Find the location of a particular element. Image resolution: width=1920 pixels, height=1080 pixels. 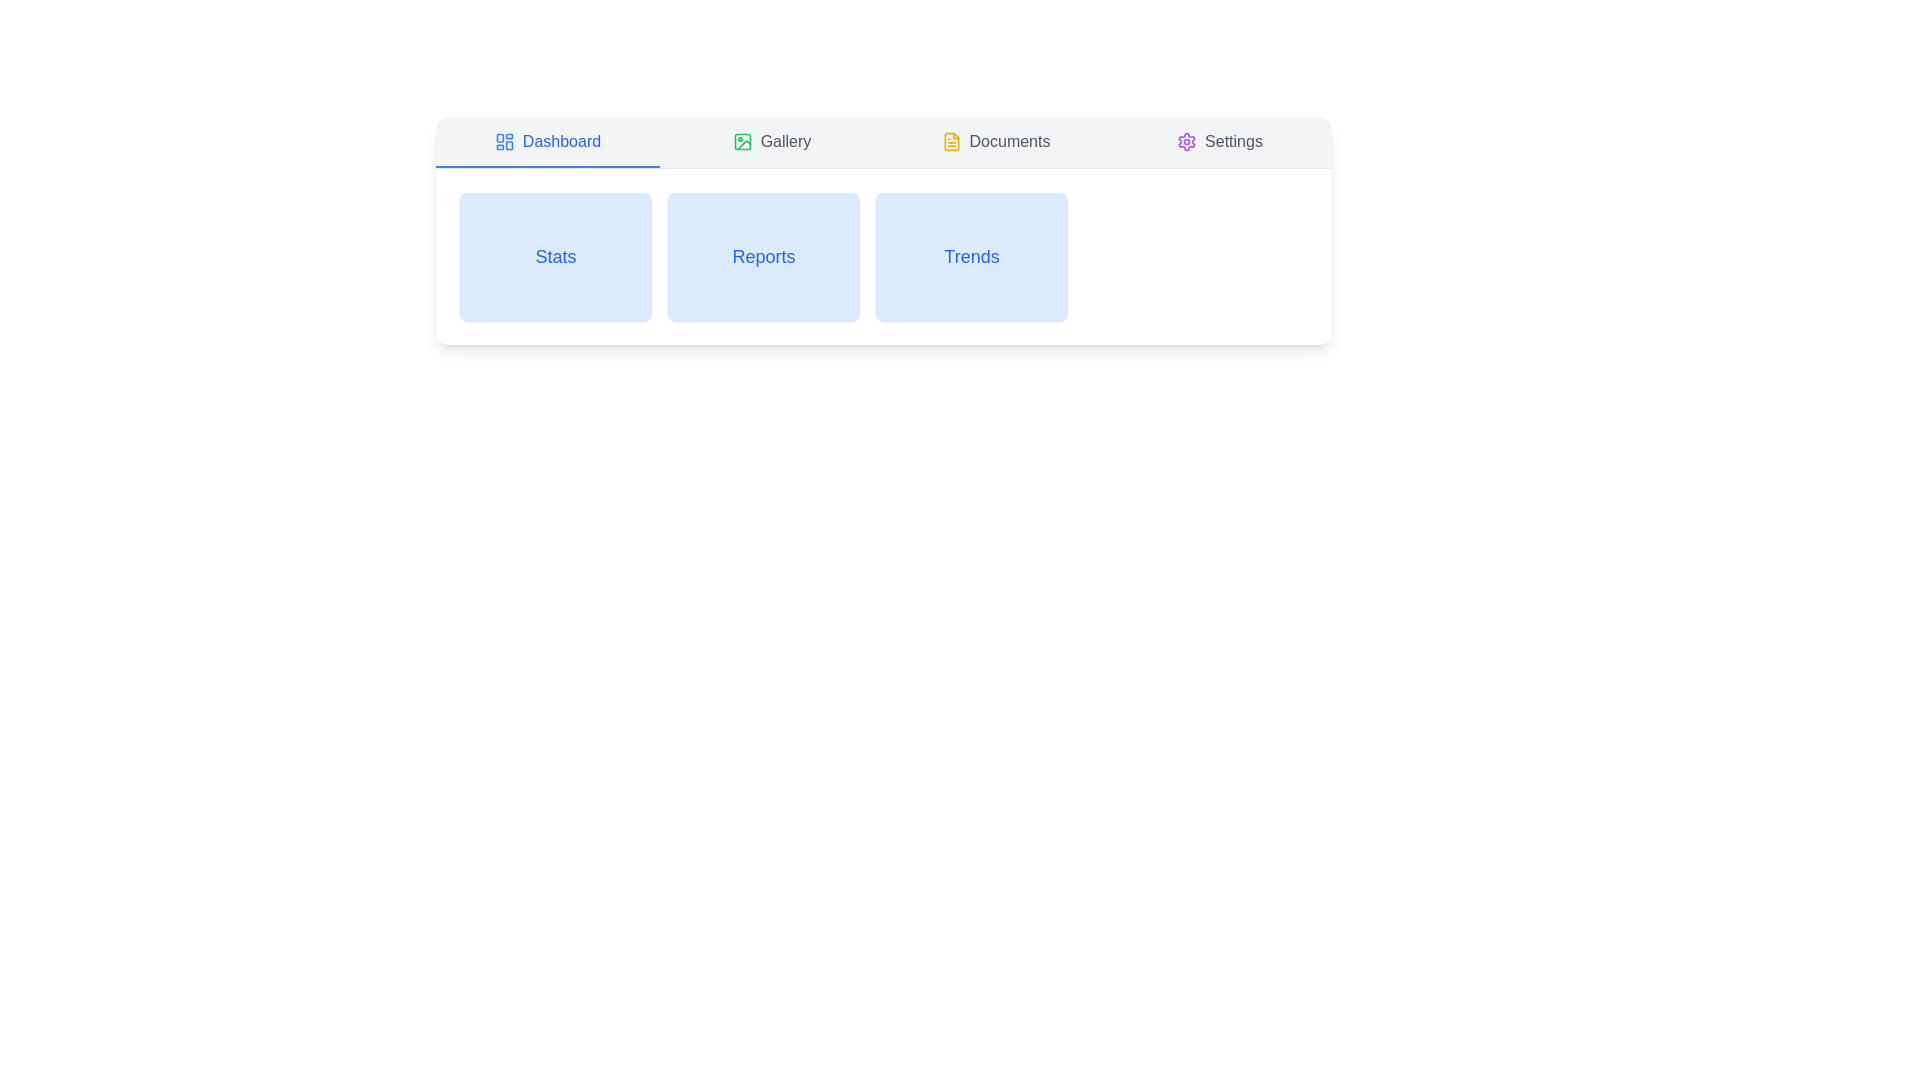

the 'Reports' text label, which is displayed in bold blue font within the center of a light blue rectangular card with rounded corners is located at coordinates (762, 256).